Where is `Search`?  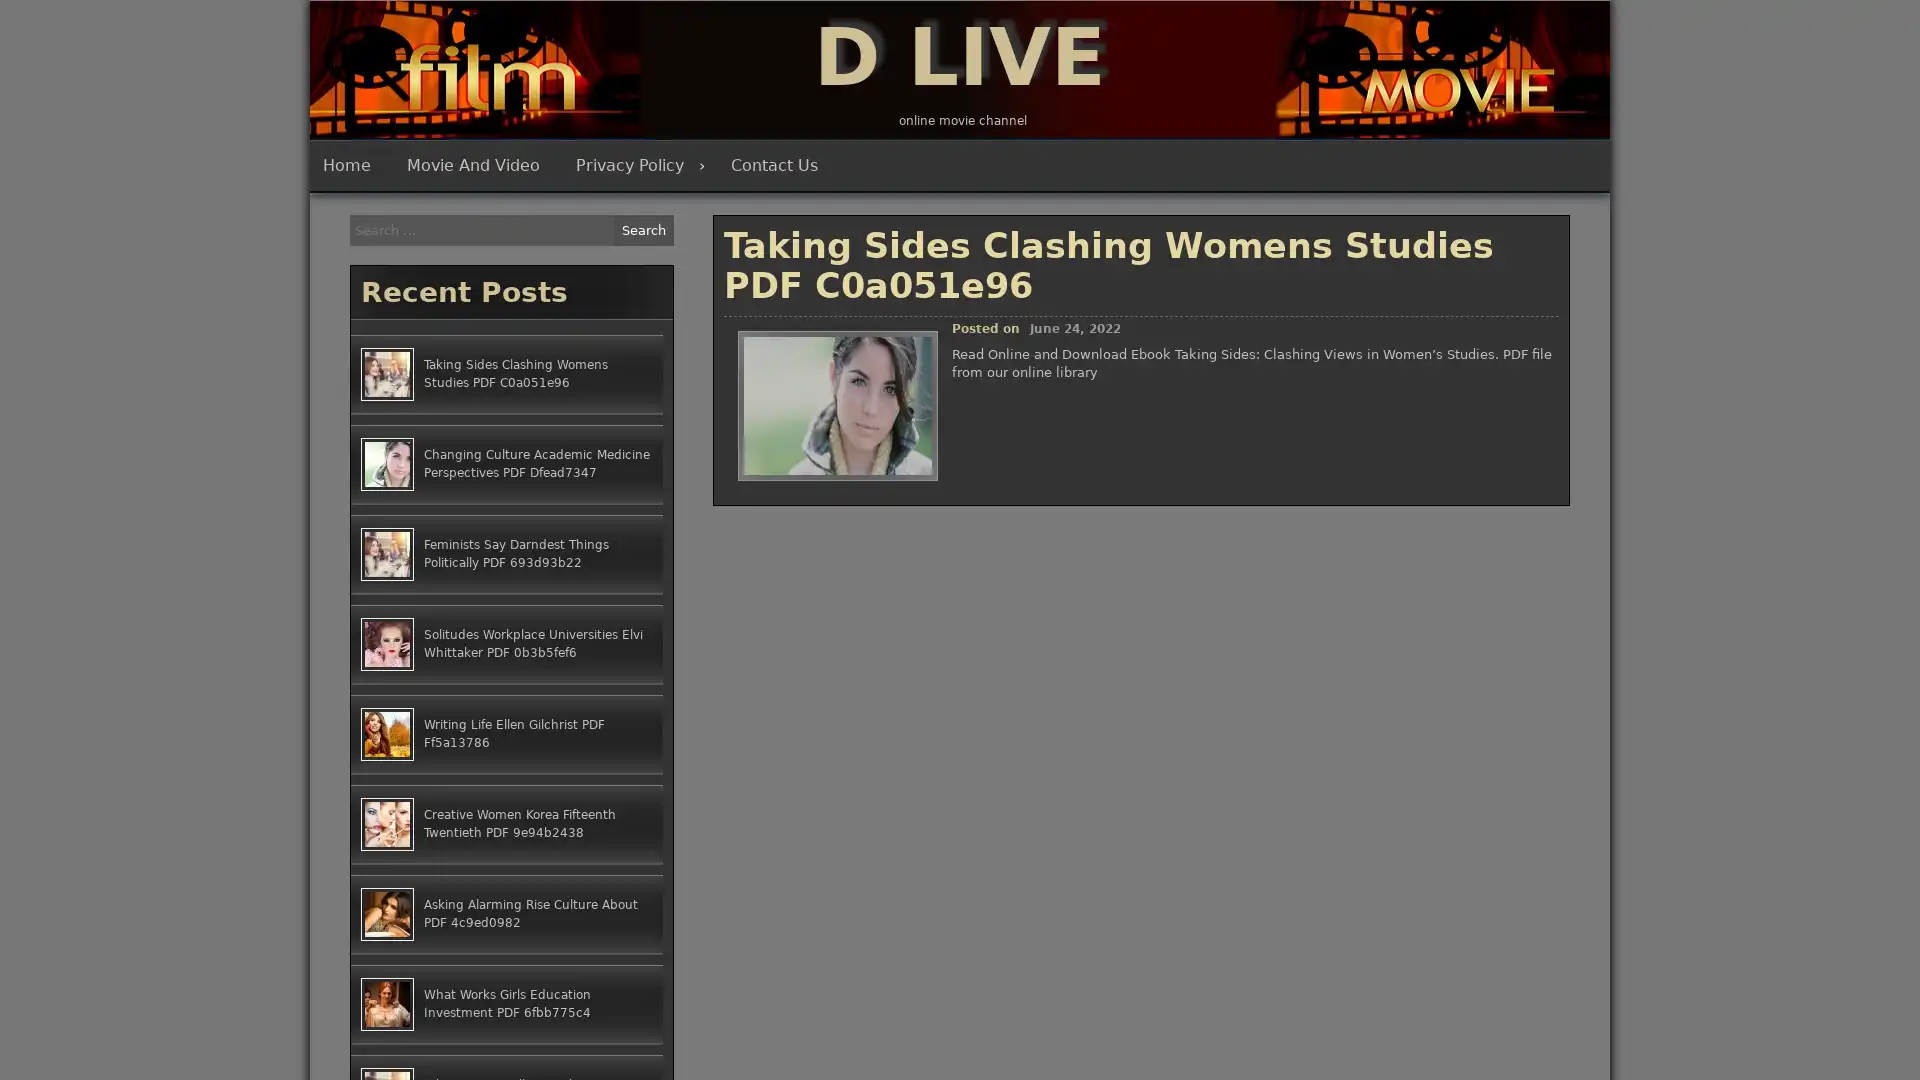
Search is located at coordinates (643, 229).